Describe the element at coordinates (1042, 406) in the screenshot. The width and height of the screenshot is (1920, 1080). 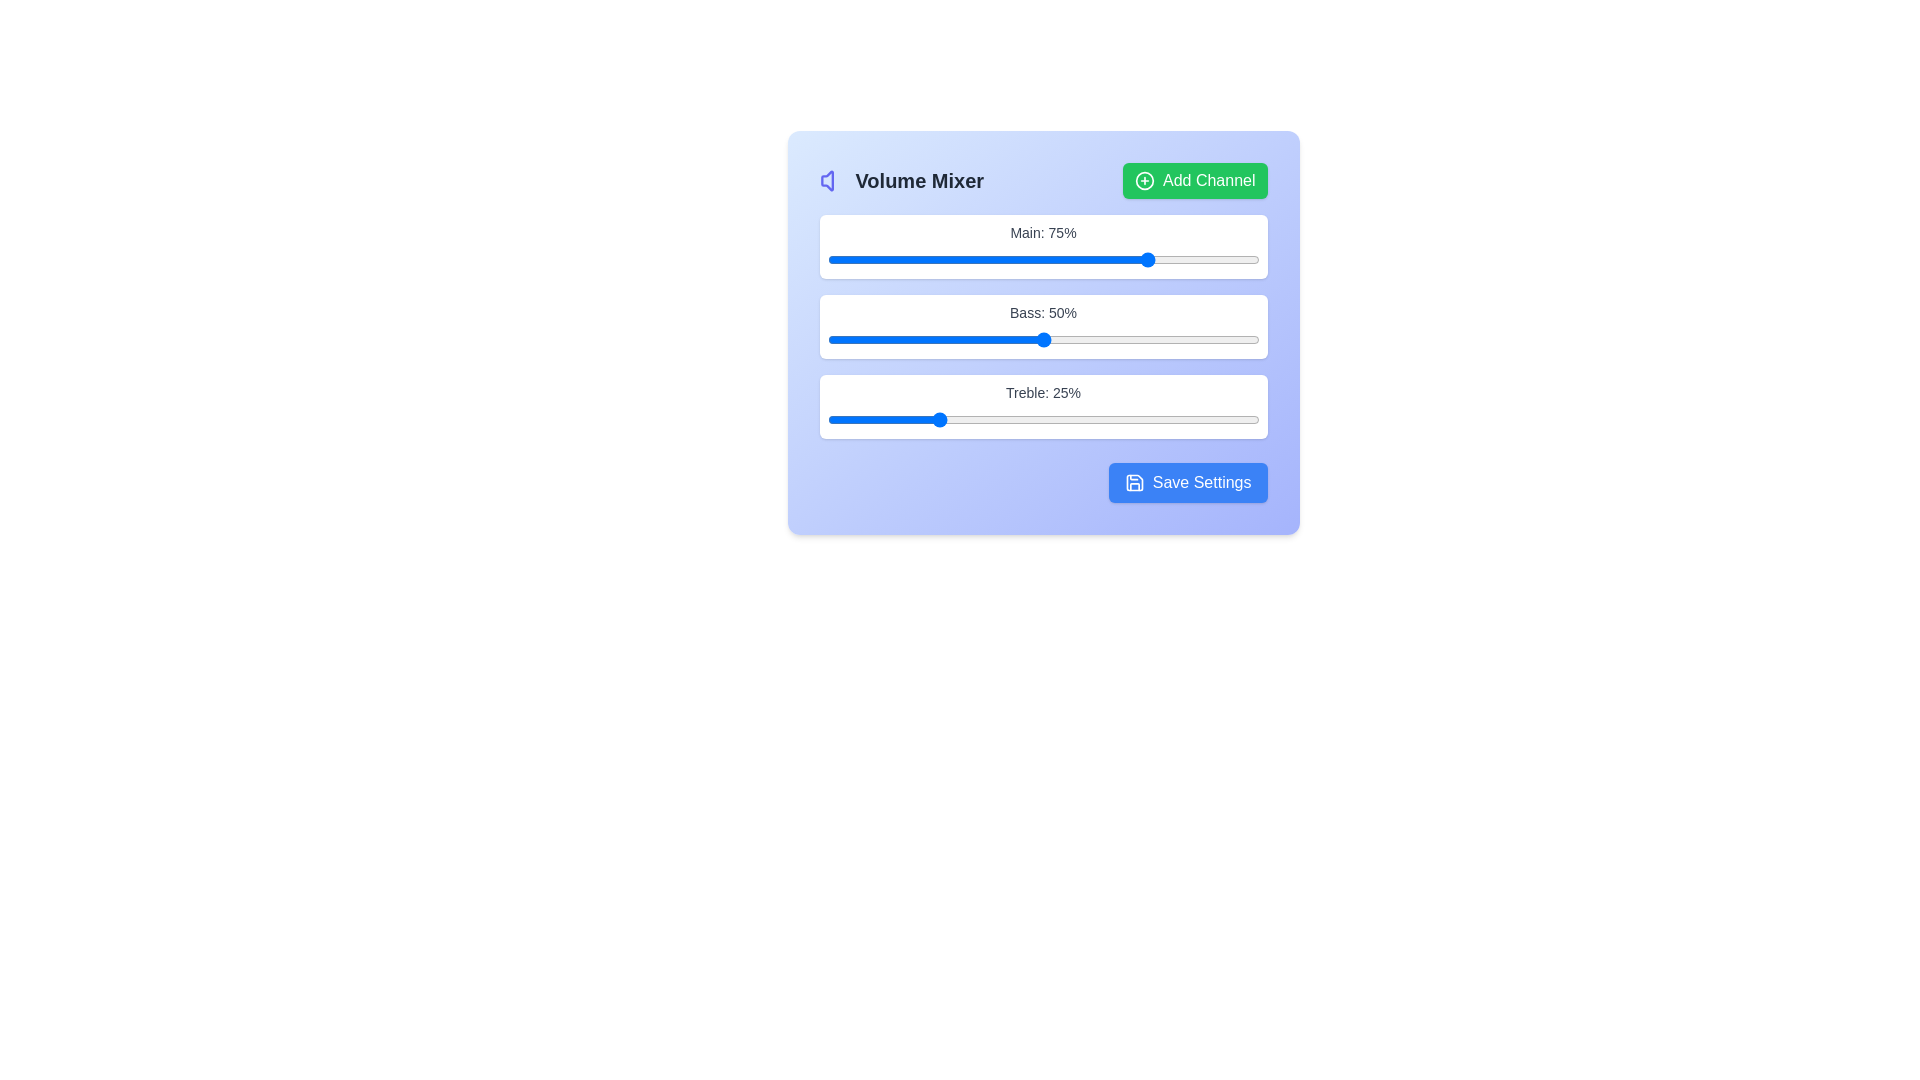
I see `the range slider labeled 'Treble: 25%'` at that location.